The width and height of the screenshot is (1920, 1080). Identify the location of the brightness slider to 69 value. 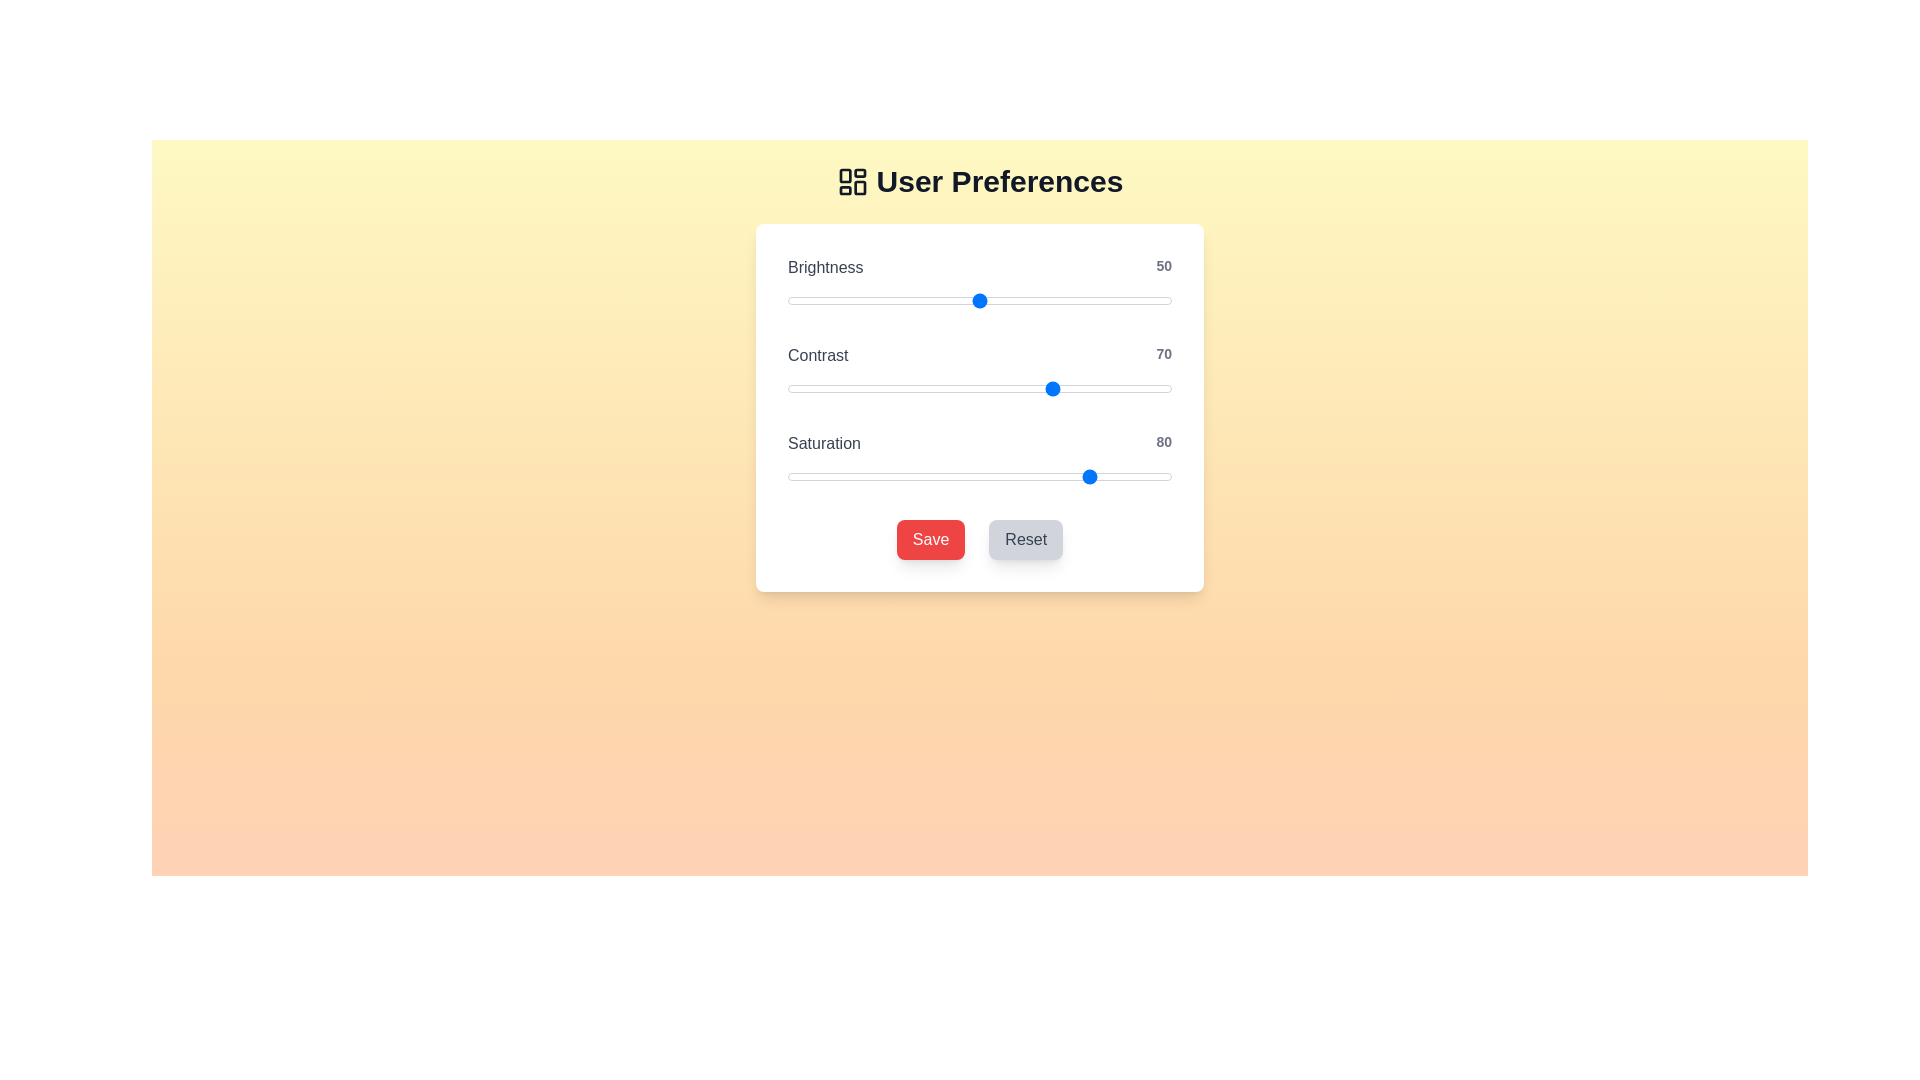
(1051, 300).